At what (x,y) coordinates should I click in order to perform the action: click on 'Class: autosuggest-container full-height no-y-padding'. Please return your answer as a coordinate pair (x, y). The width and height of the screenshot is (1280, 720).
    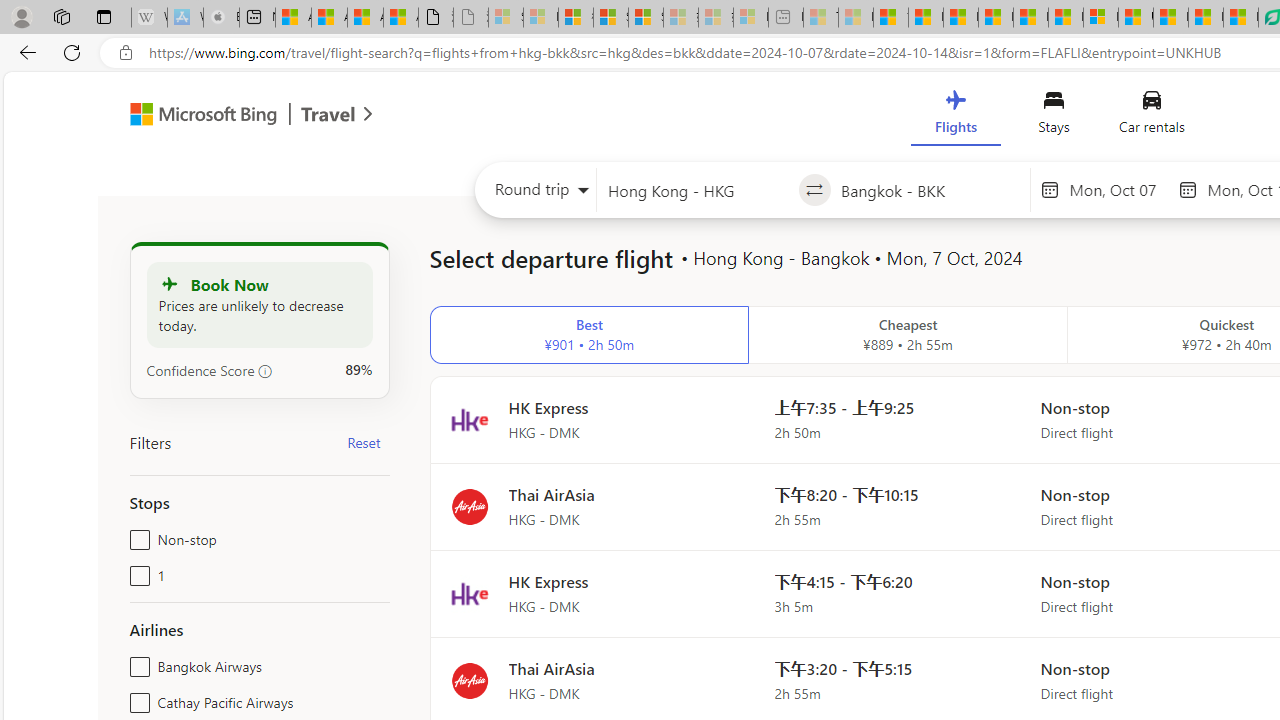
    Looking at the image, I should click on (929, 190).